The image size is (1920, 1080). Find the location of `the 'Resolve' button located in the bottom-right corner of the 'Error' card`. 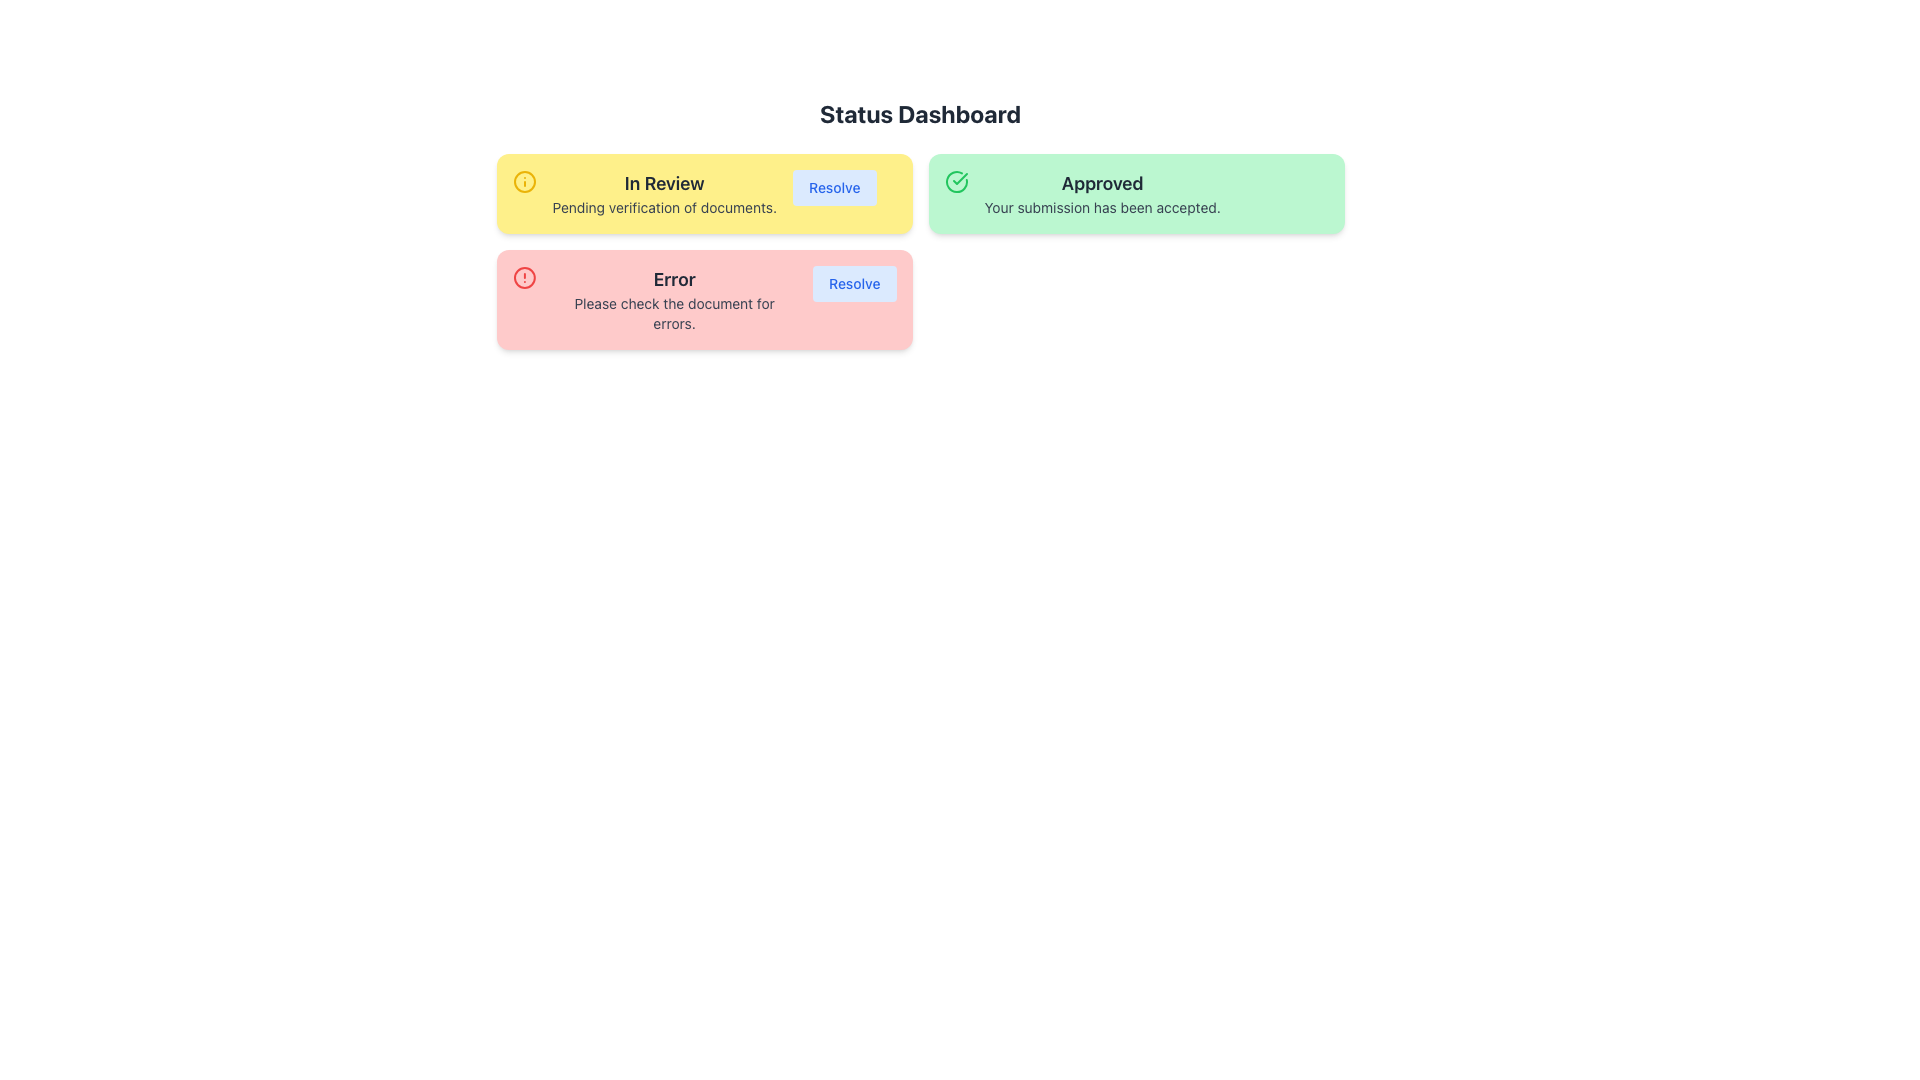

the 'Resolve' button located in the bottom-right corner of the 'Error' card is located at coordinates (854, 284).